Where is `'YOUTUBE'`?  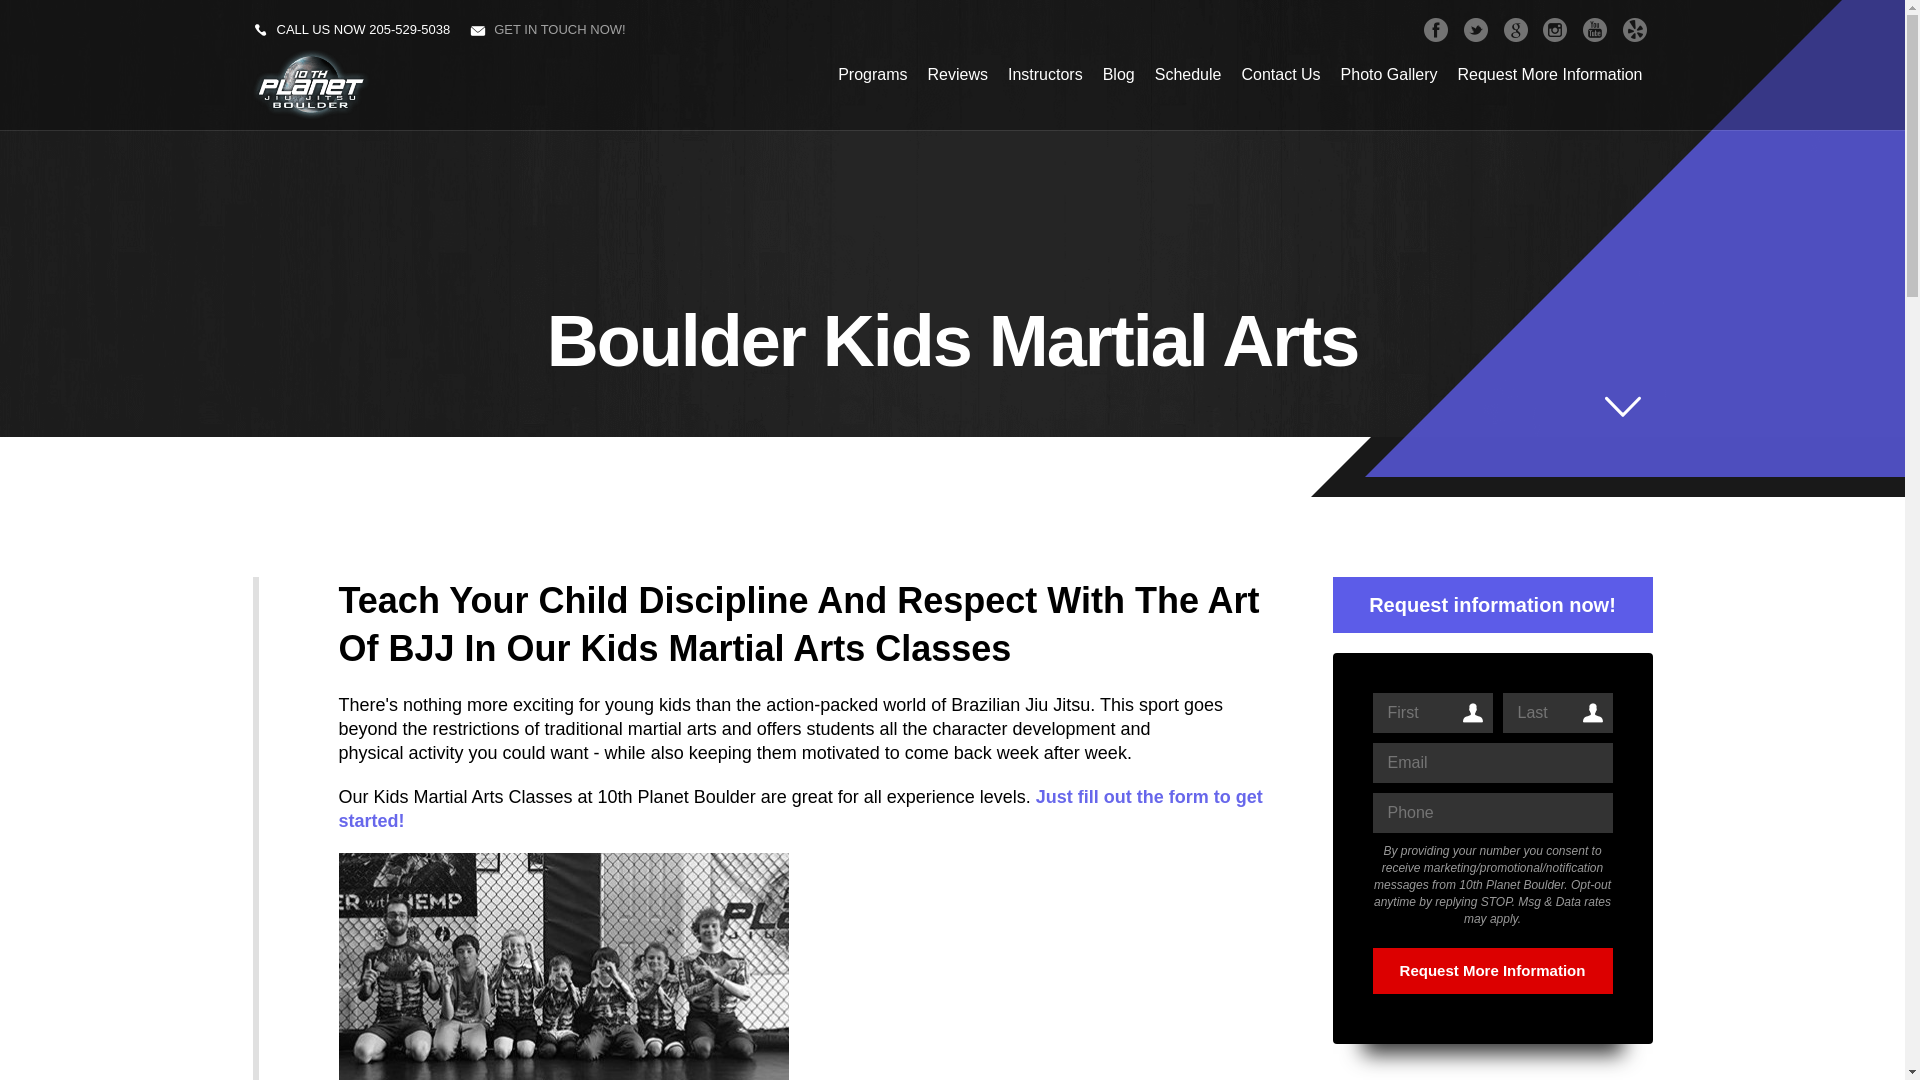 'YOUTUBE' is located at coordinates (1576, 30).